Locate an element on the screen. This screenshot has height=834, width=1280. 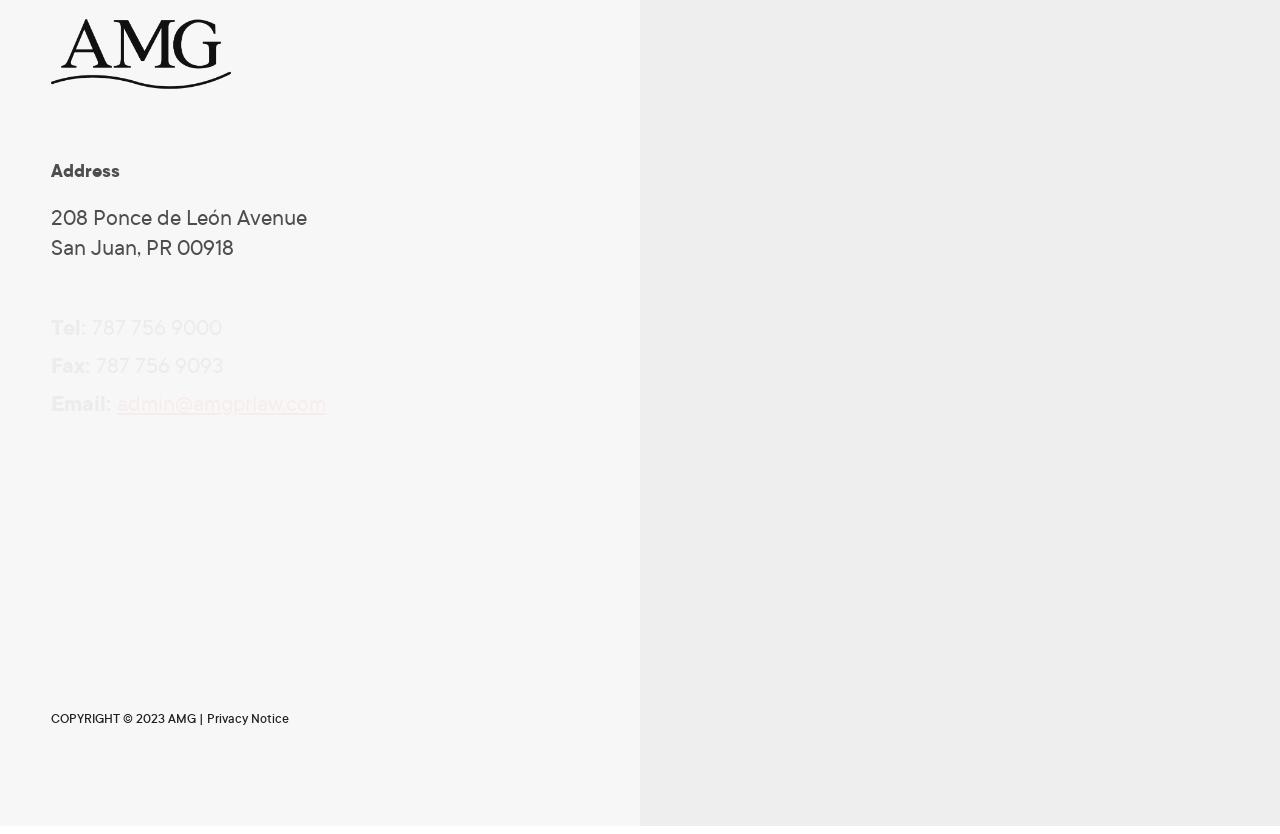
'Privacy Notice' is located at coordinates (206, 719).